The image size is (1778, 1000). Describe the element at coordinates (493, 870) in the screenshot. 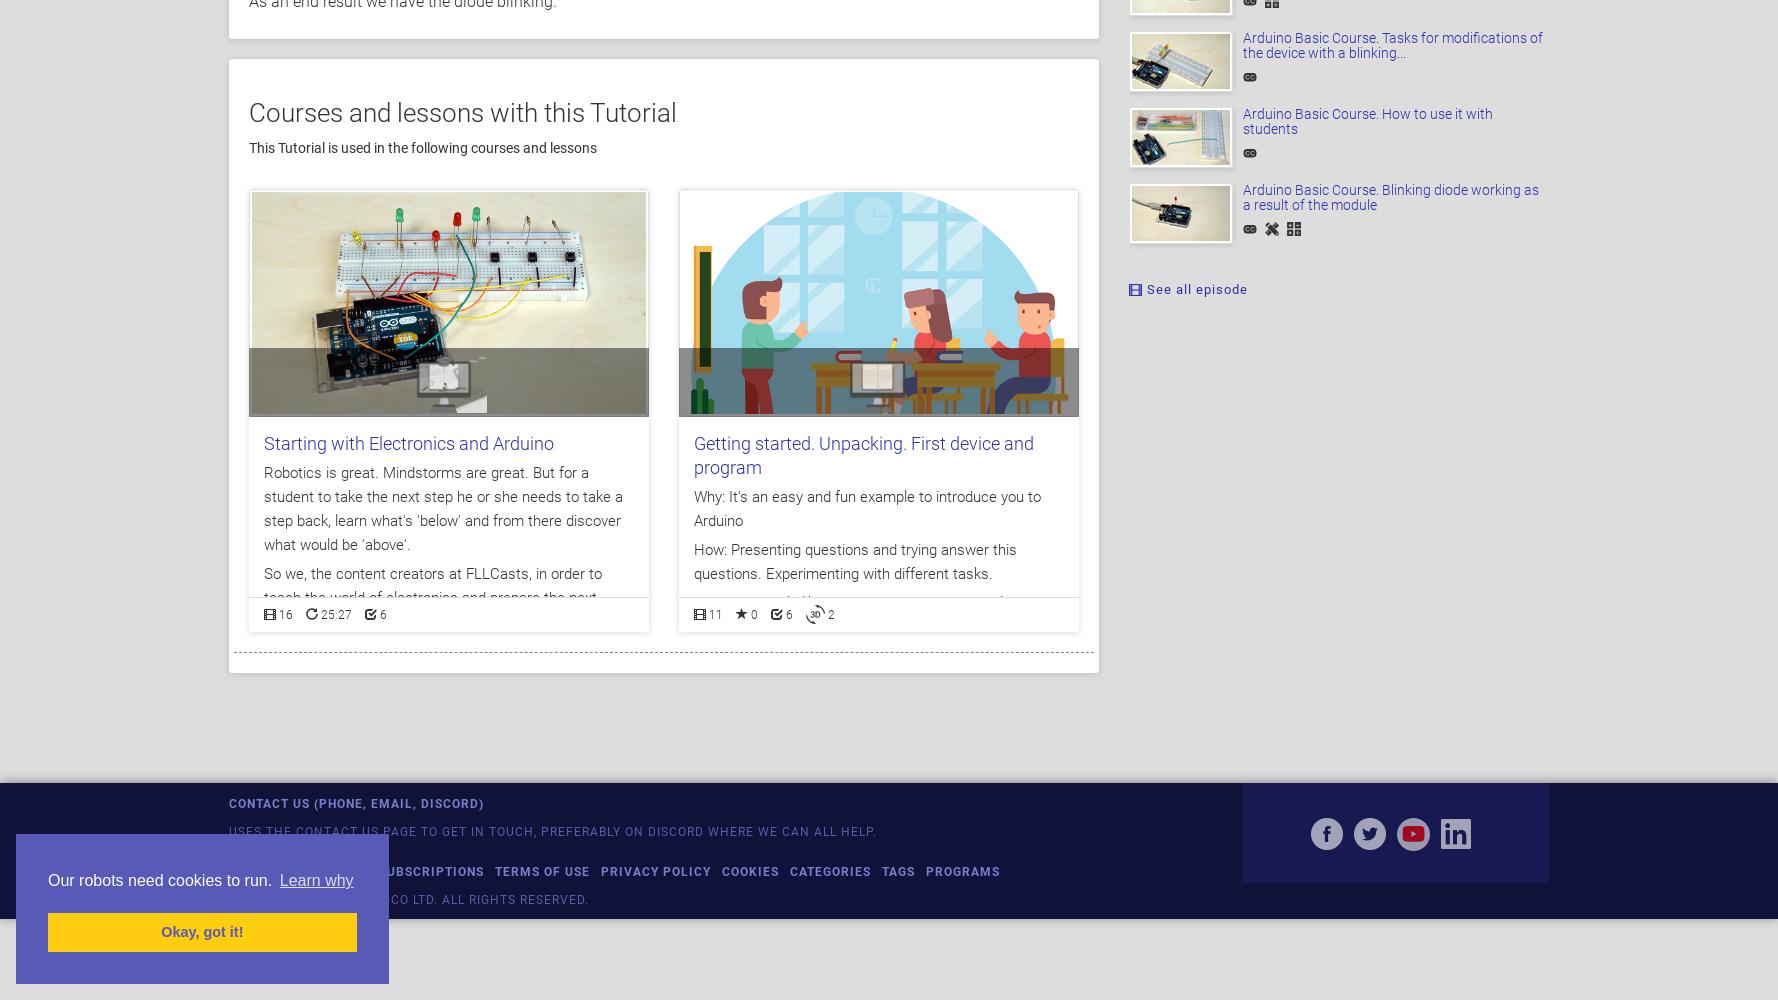

I see `'Terms of Use'` at that location.